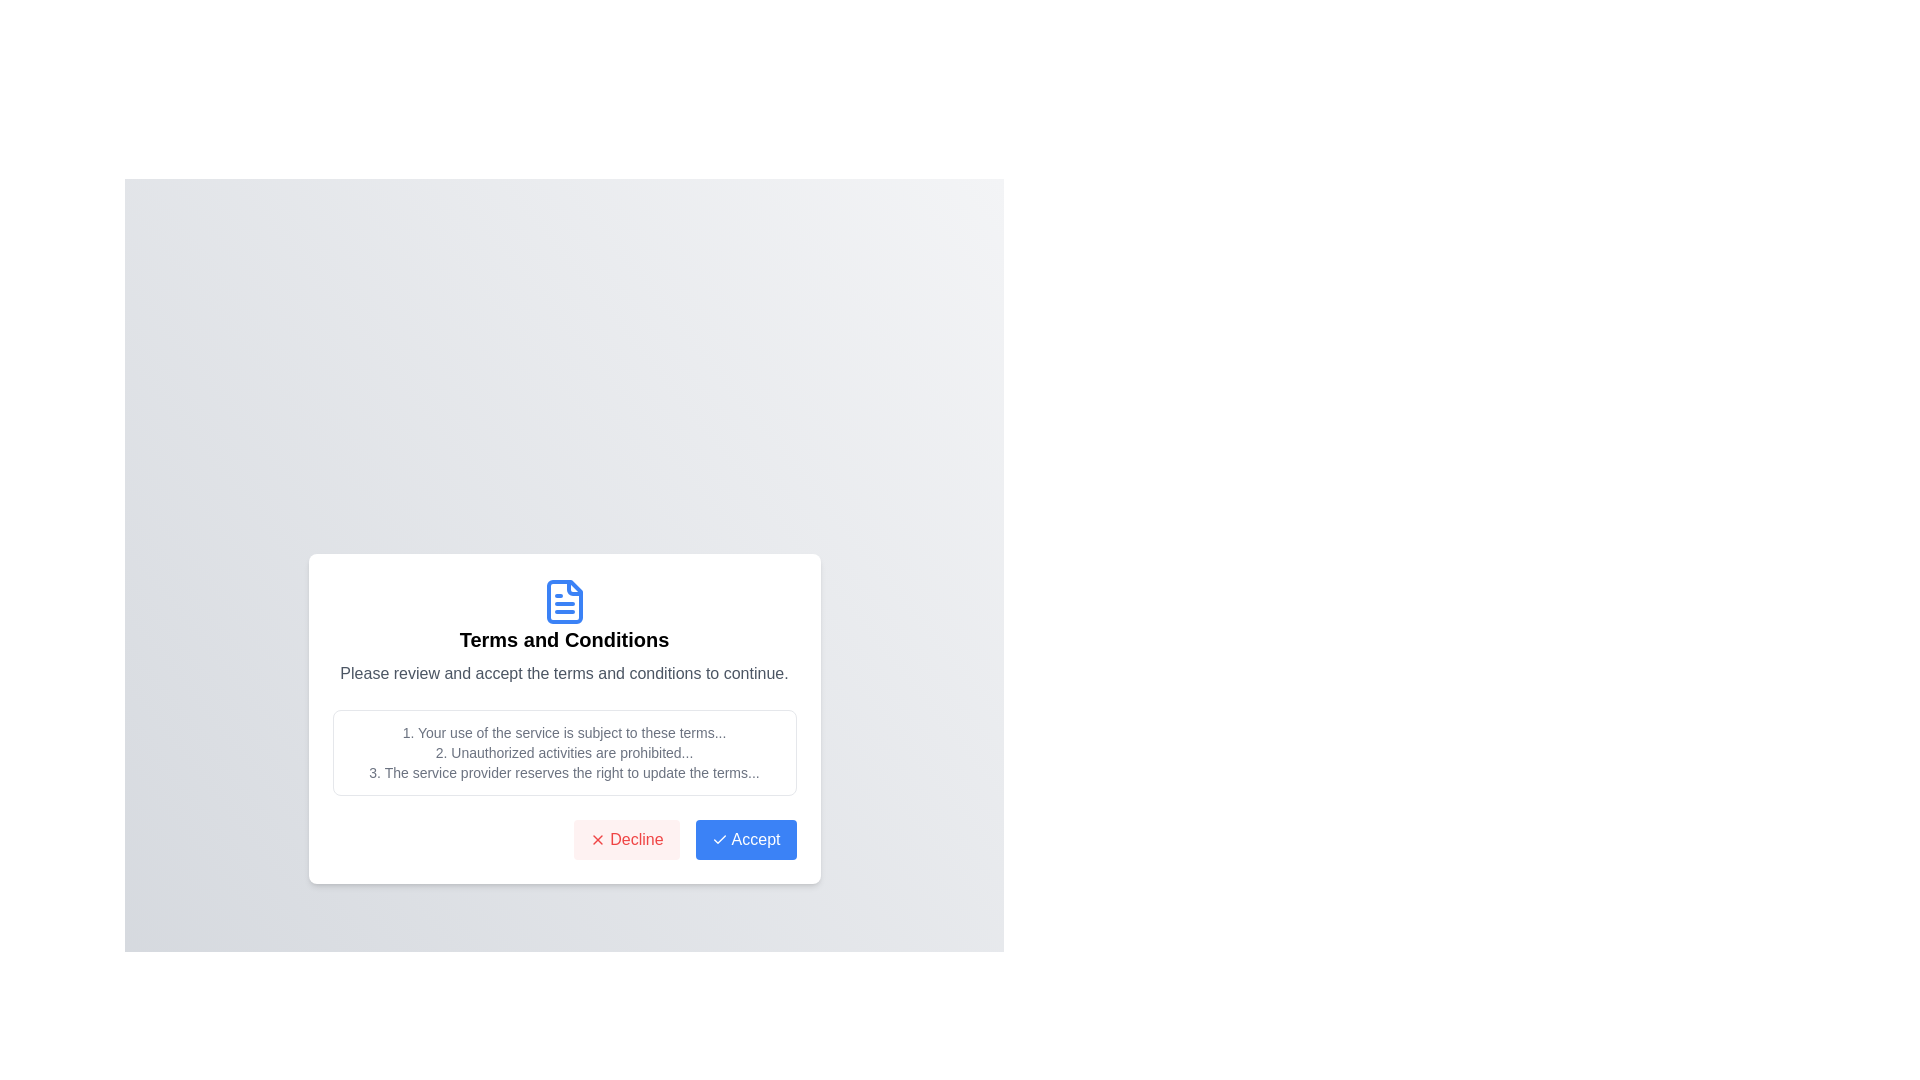 The image size is (1920, 1080). Describe the element at coordinates (563, 771) in the screenshot. I see `the text entry that reads '3. The service provider reserves the right to update the terms...' in the Terms and Conditions modal dialog box` at that location.